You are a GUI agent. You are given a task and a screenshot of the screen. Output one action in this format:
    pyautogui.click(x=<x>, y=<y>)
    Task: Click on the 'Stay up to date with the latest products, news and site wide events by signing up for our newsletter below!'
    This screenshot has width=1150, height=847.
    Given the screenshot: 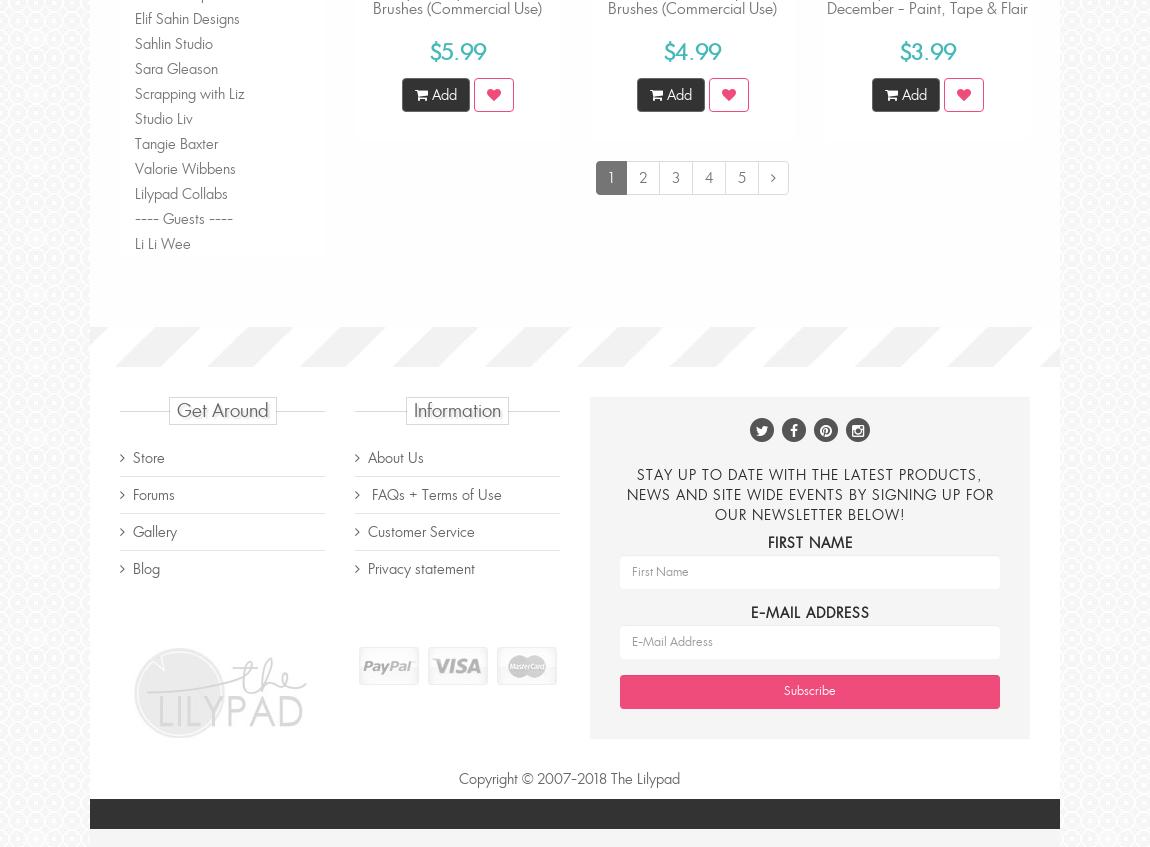 What is the action you would take?
    pyautogui.click(x=808, y=492)
    